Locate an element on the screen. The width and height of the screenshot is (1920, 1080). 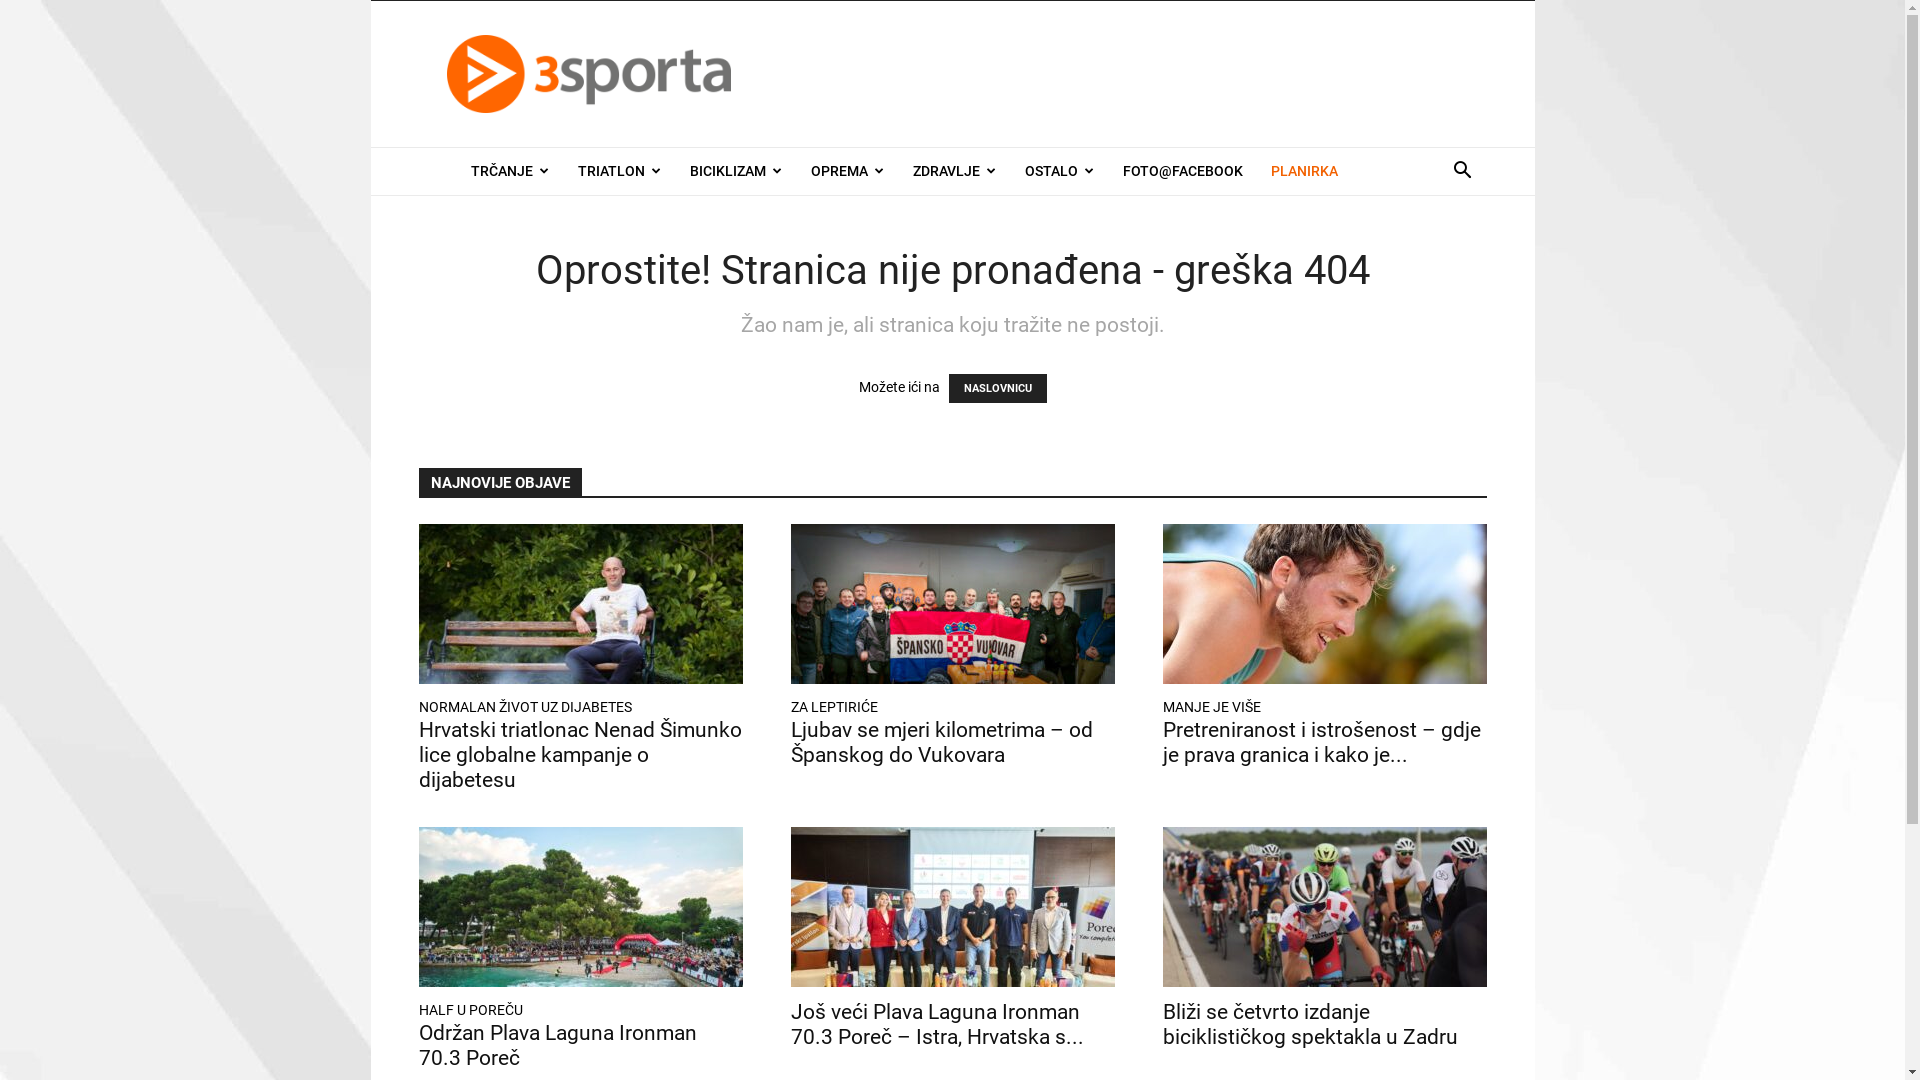
'OPREMA' is located at coordinates (846, 169).